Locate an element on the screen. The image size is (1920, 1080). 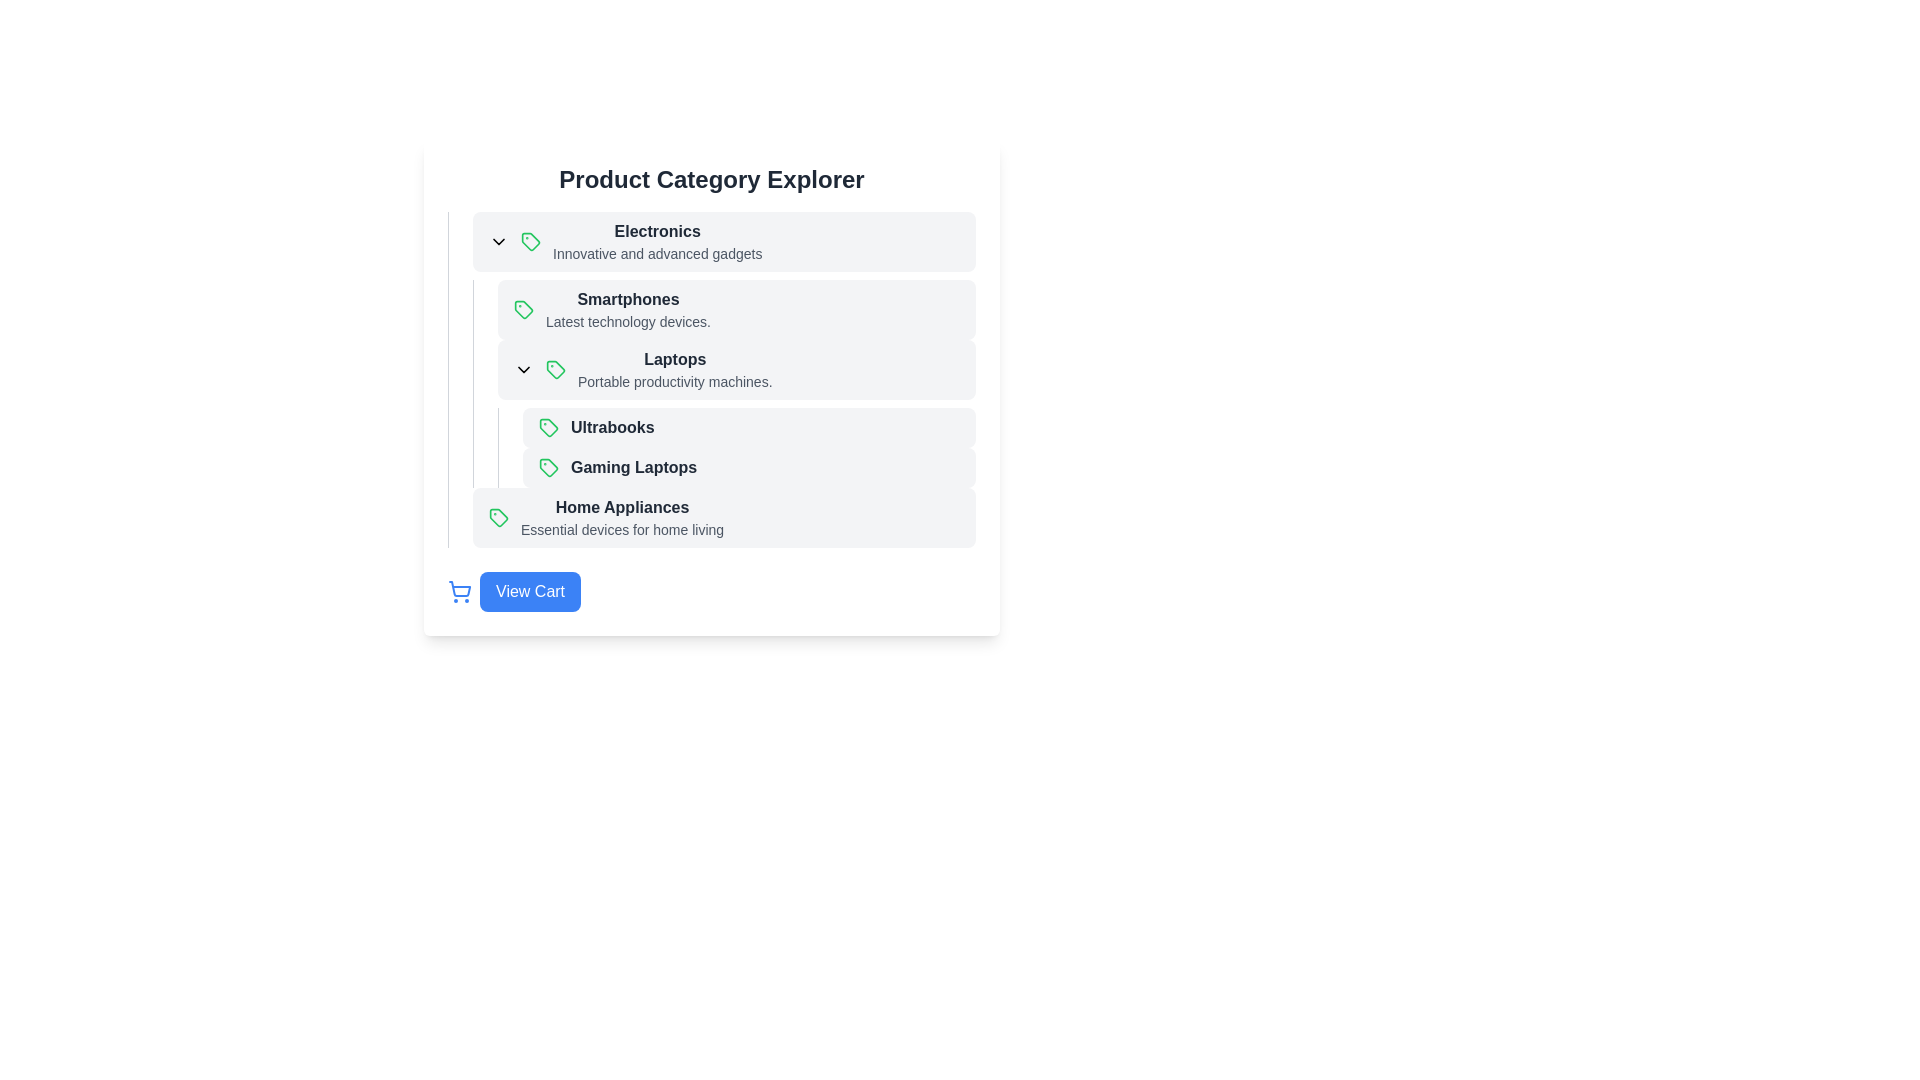
the 'Ultrabooks' category item in the Product Category Explorer section is located at coordinates (748, 427).